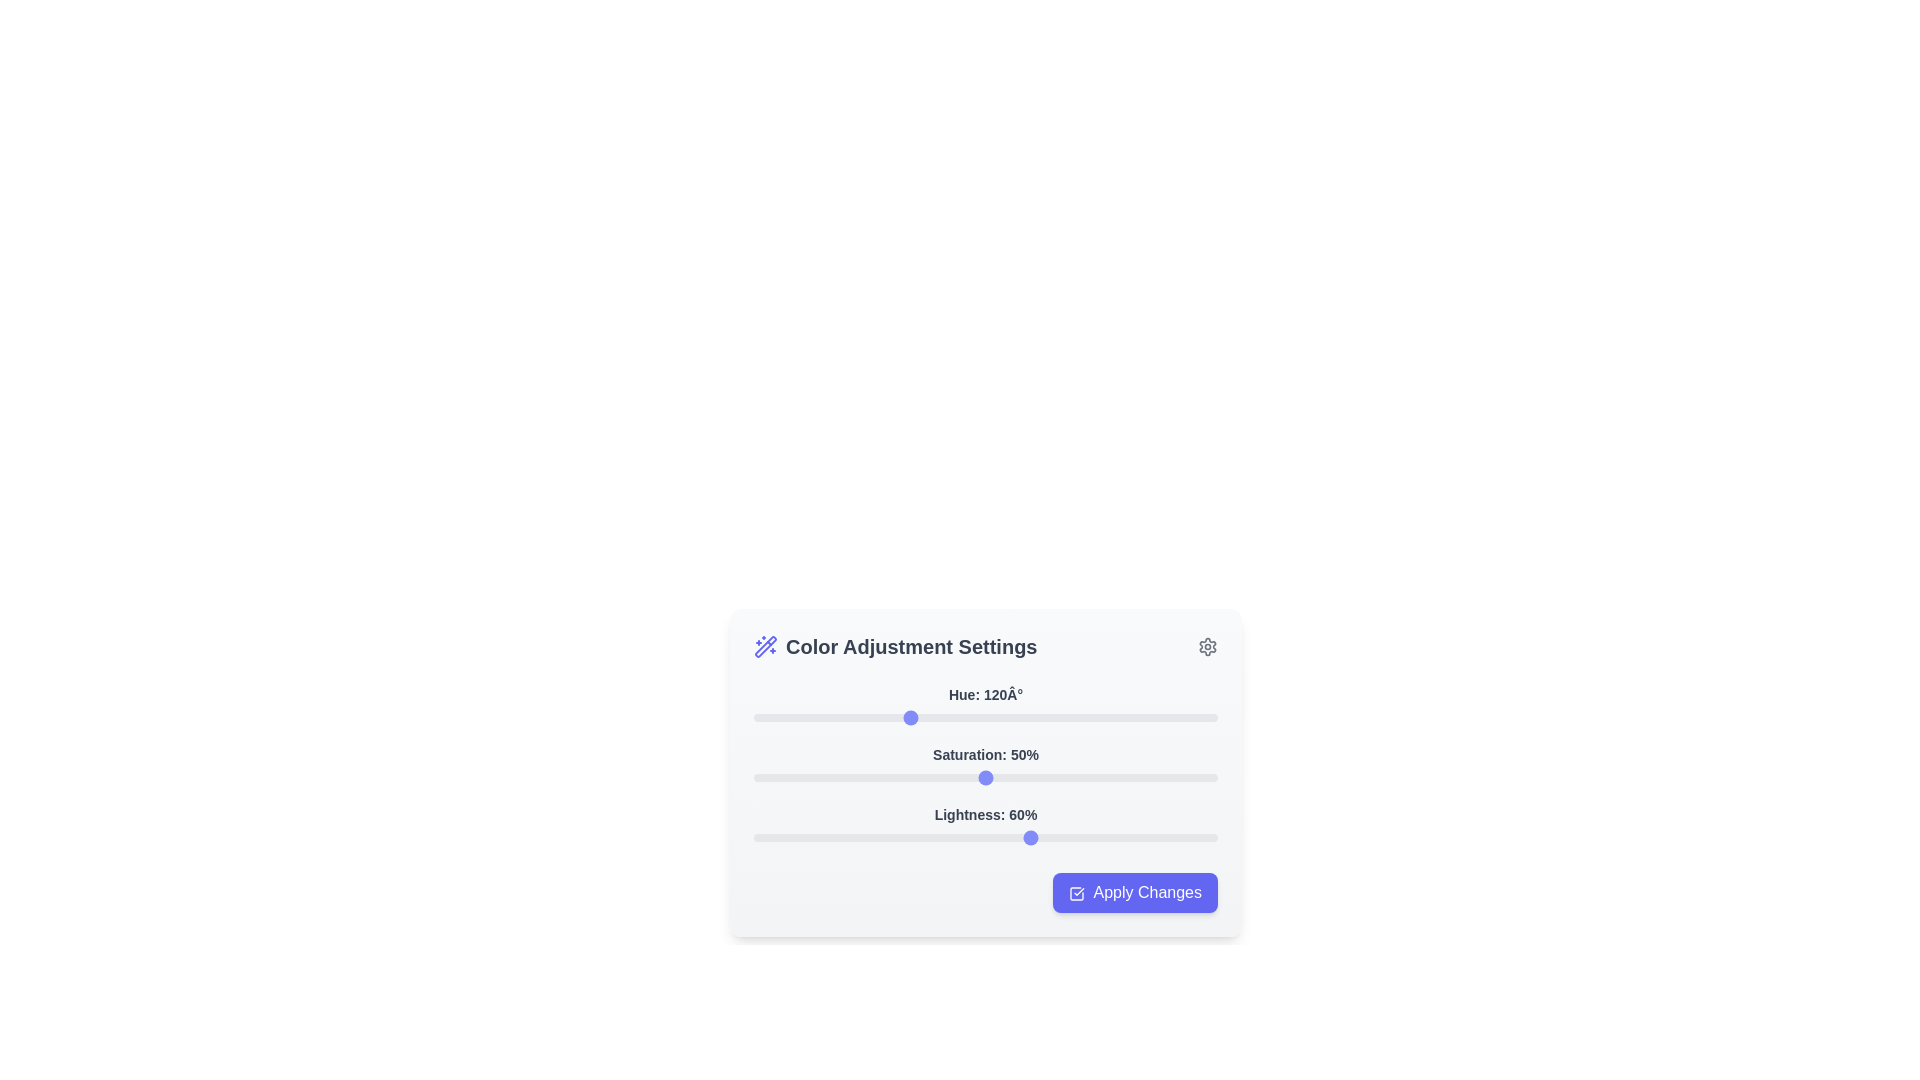 This screenshot has height=1080, width=1920. Describe the element at coordinates (988, 716) in the screenshot. I see `hue` at that location.